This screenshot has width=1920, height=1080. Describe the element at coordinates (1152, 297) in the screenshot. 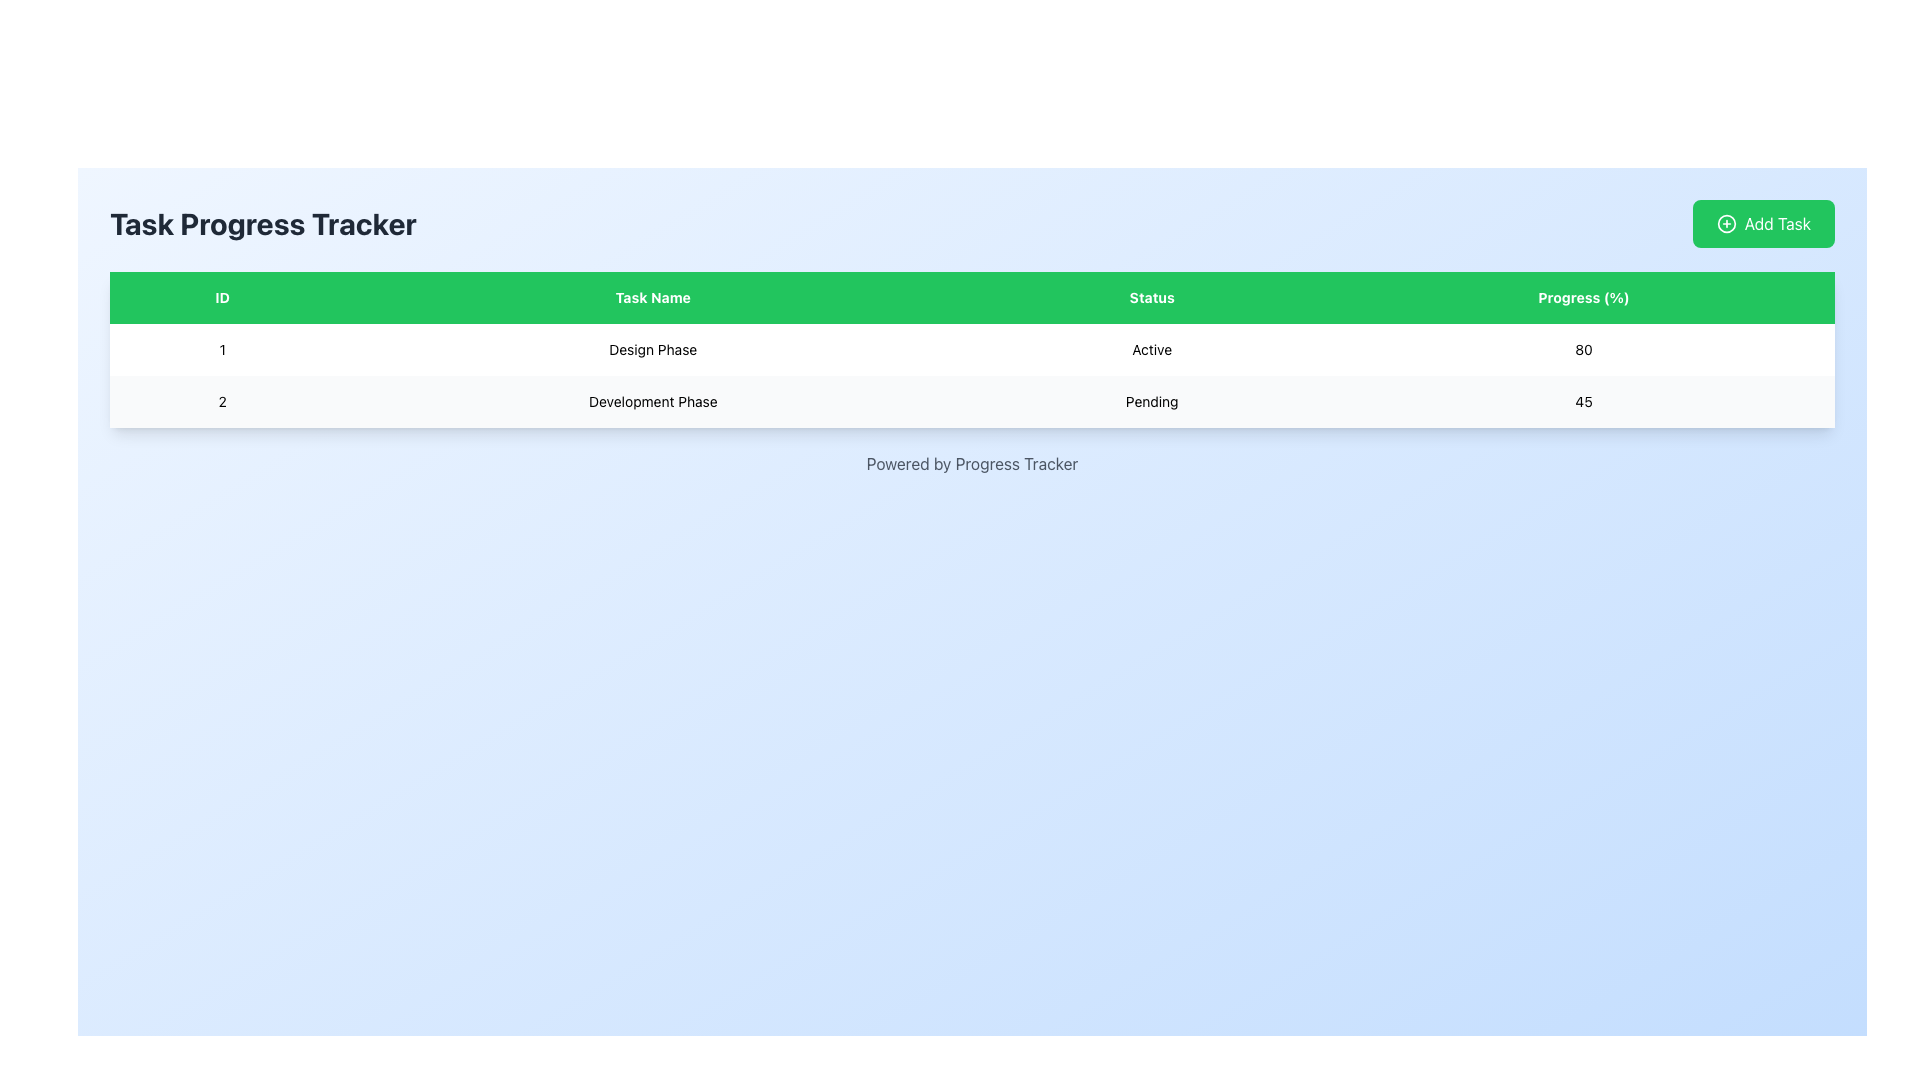

I see `the 'Status' header label in the data table to highlight its column` at that location.